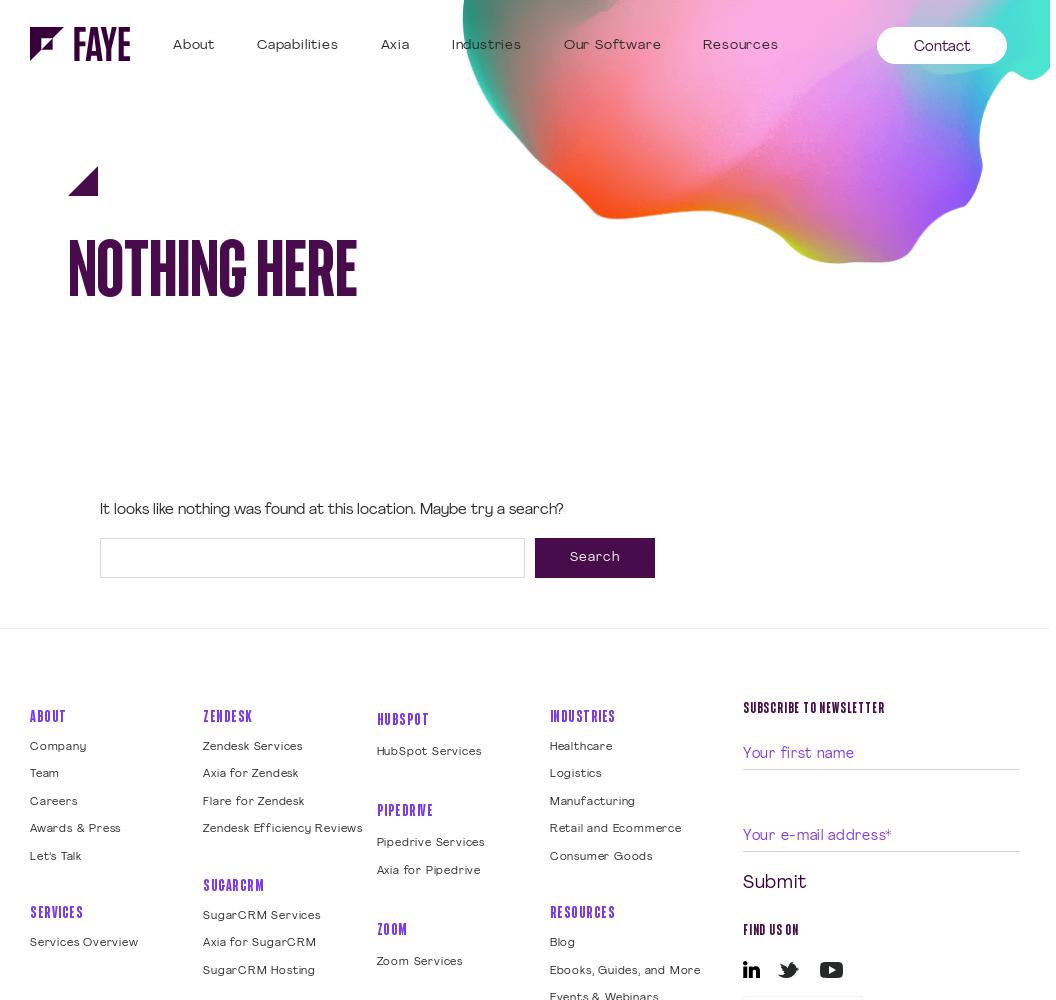 Image resolution: width=1056 pixels, height=1000 pixels. I want to click on 'HubSpot', so click(402, 717).